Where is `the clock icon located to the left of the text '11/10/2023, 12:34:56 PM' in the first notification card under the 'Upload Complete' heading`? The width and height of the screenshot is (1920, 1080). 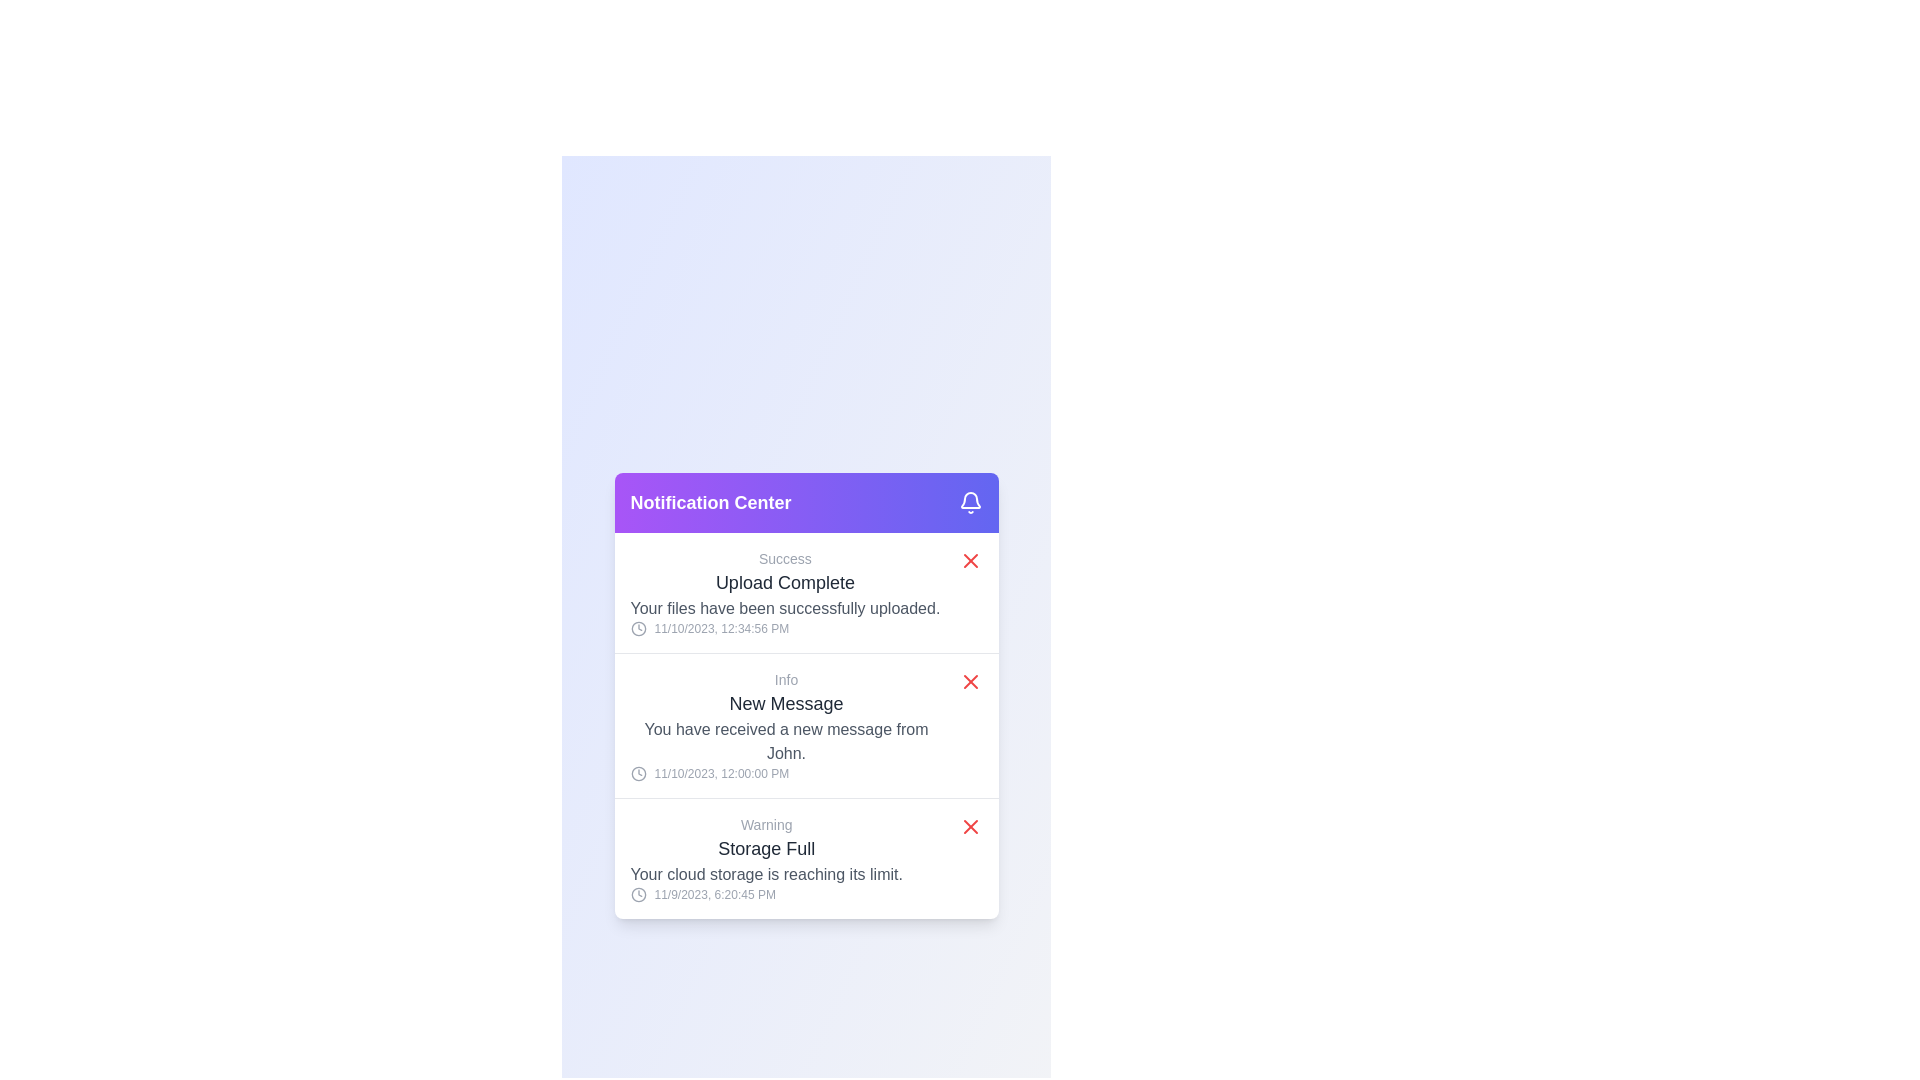
the clock icon located to the left of the text '11/10/2023, 12:34:56 PM' in the first notification card under the 'Upload Complete' heading is located at coordinates (637, 627).